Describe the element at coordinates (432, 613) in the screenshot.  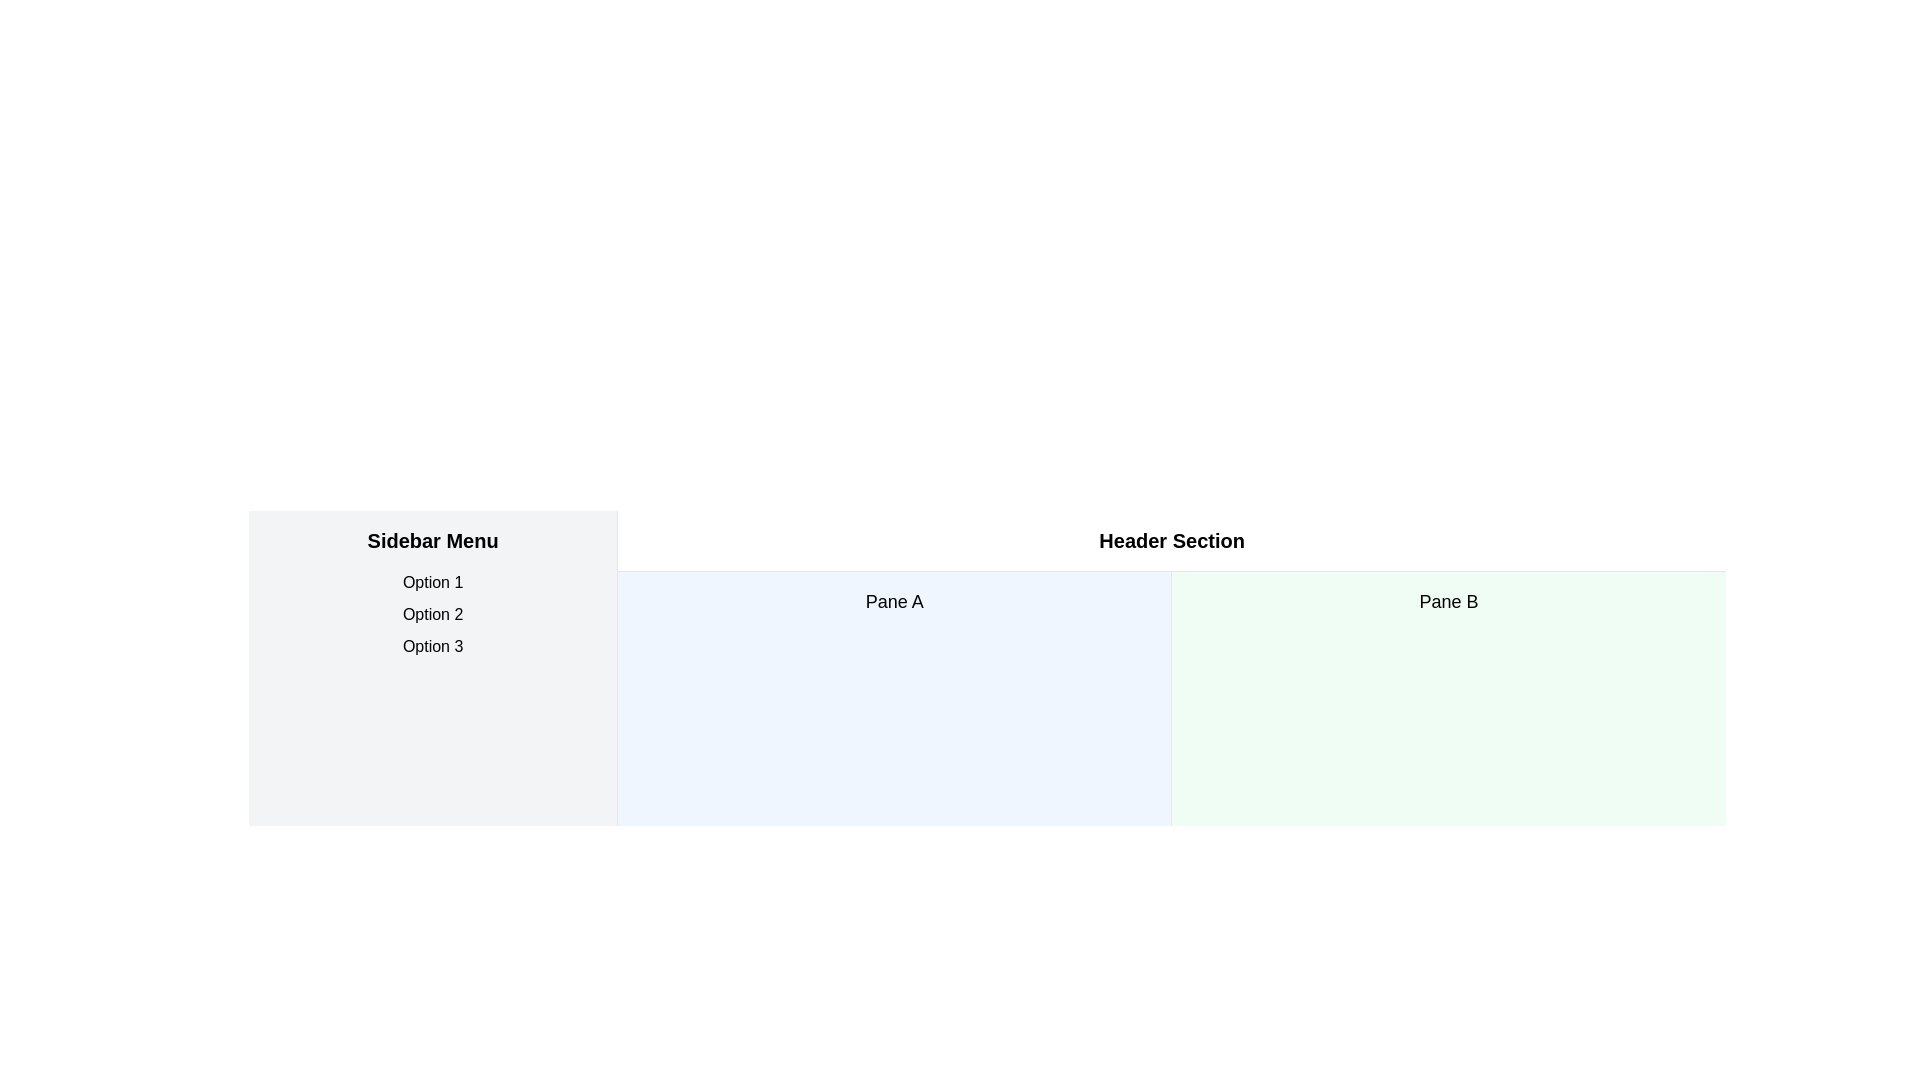
I see `the 'Option 2' menu option to trigger its function by clicking on it` at that location.